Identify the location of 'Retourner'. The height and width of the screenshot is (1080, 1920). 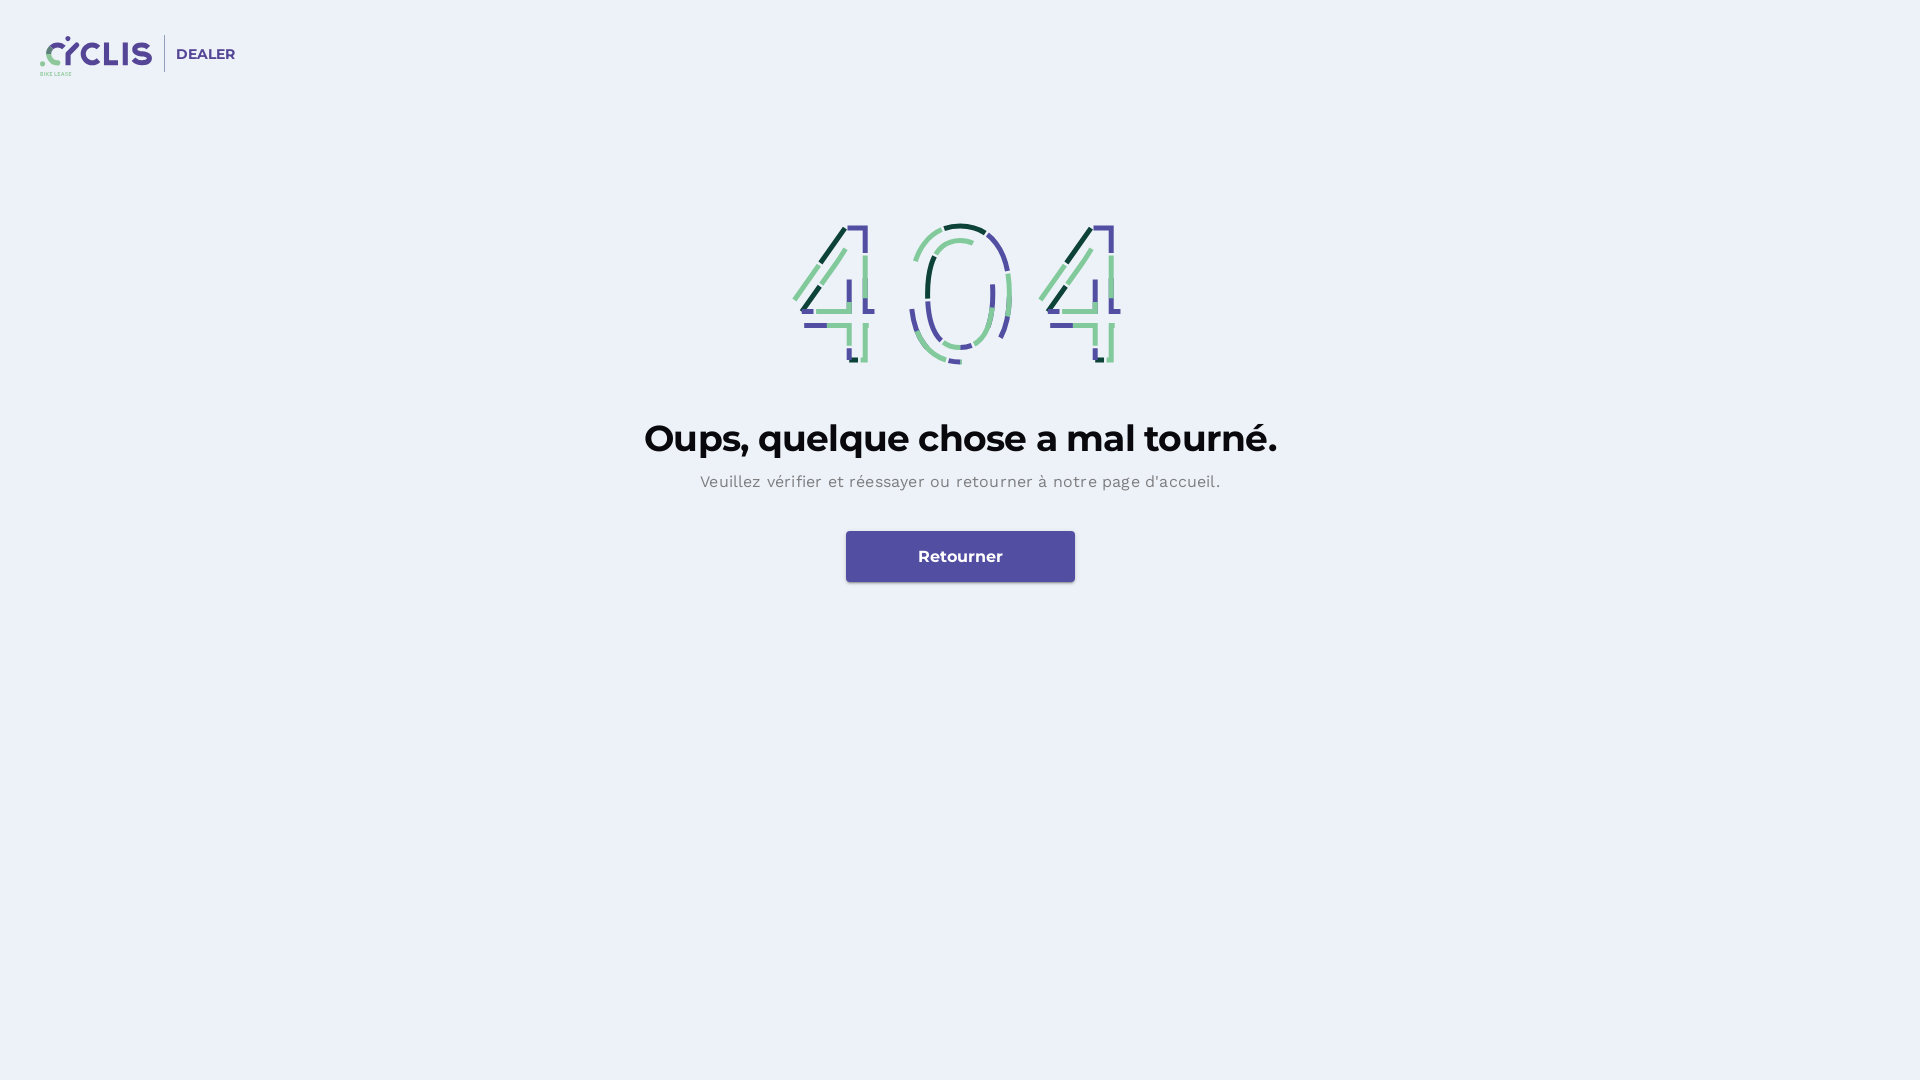
(960, 556).